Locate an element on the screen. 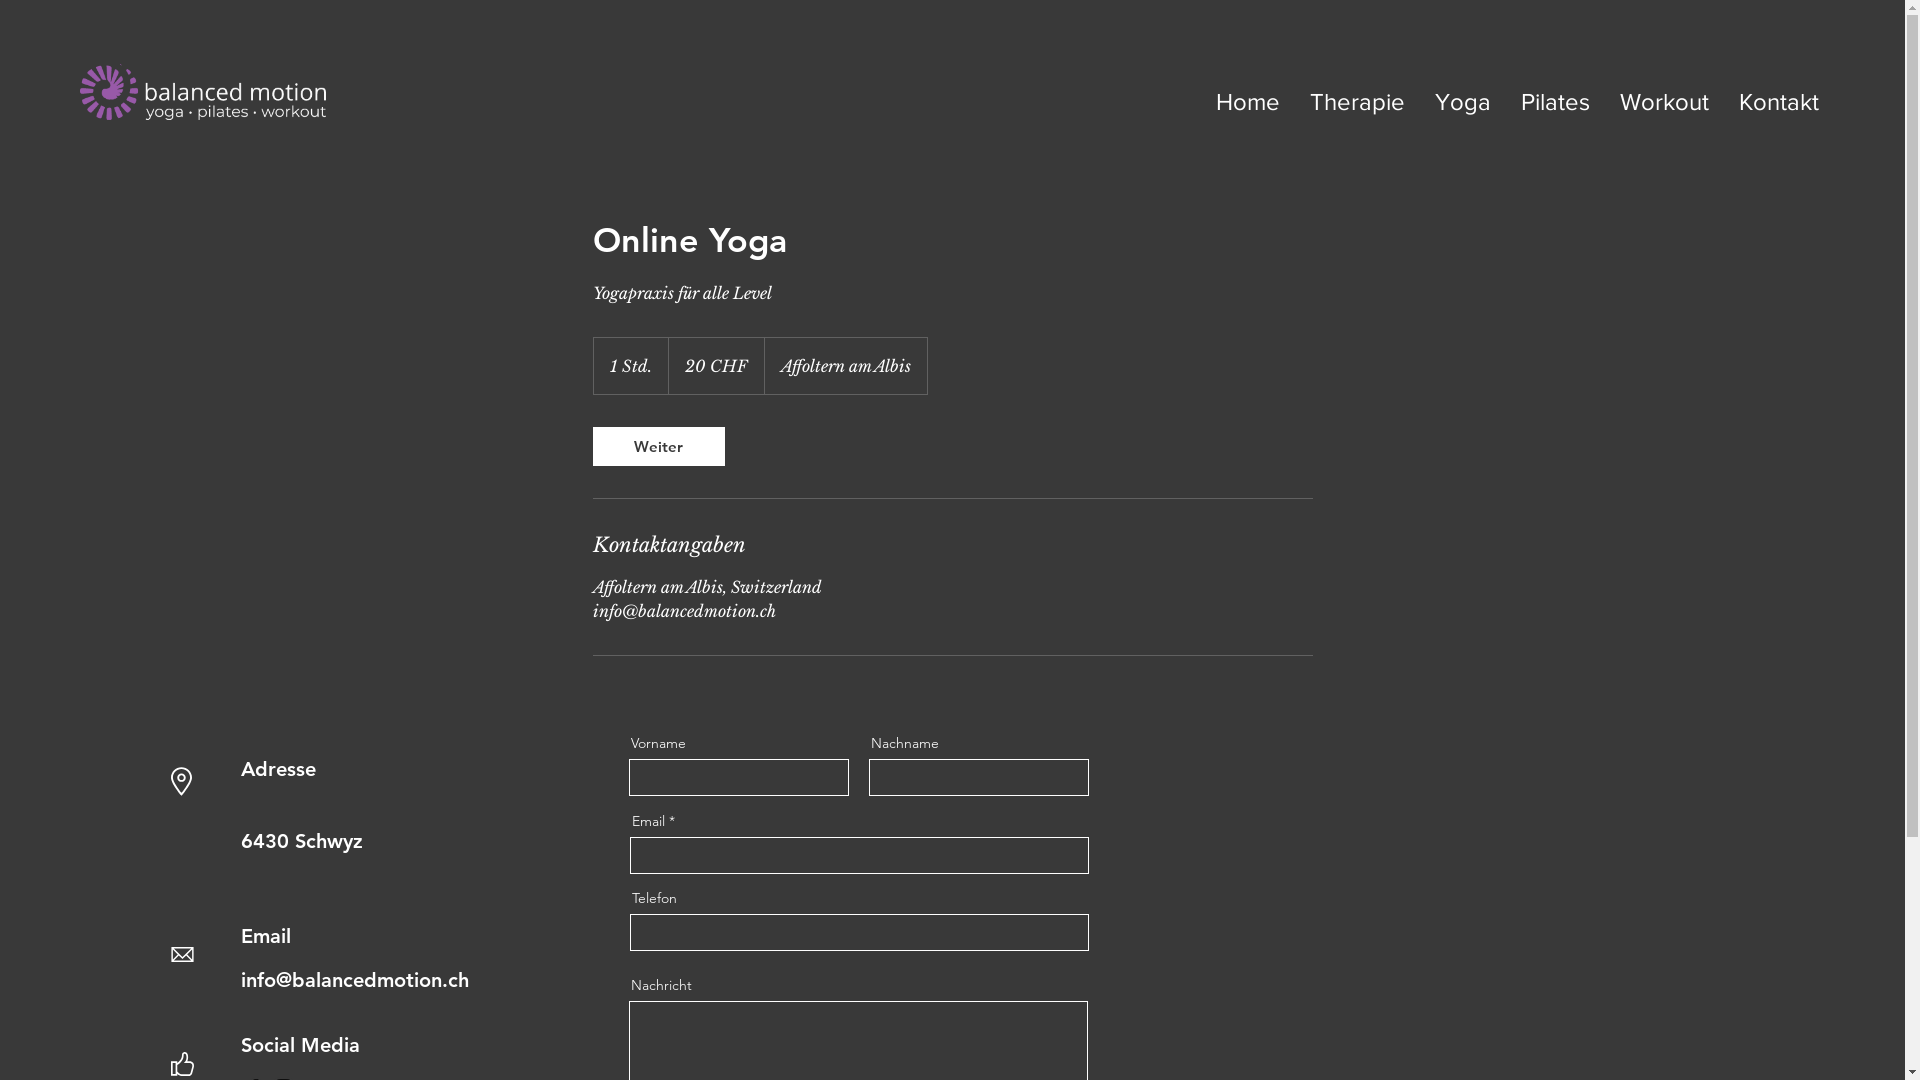 Image resolution: width=1920 pixels, height=1080 pixels. 'Homepage' is located at coordinates (202, 92).